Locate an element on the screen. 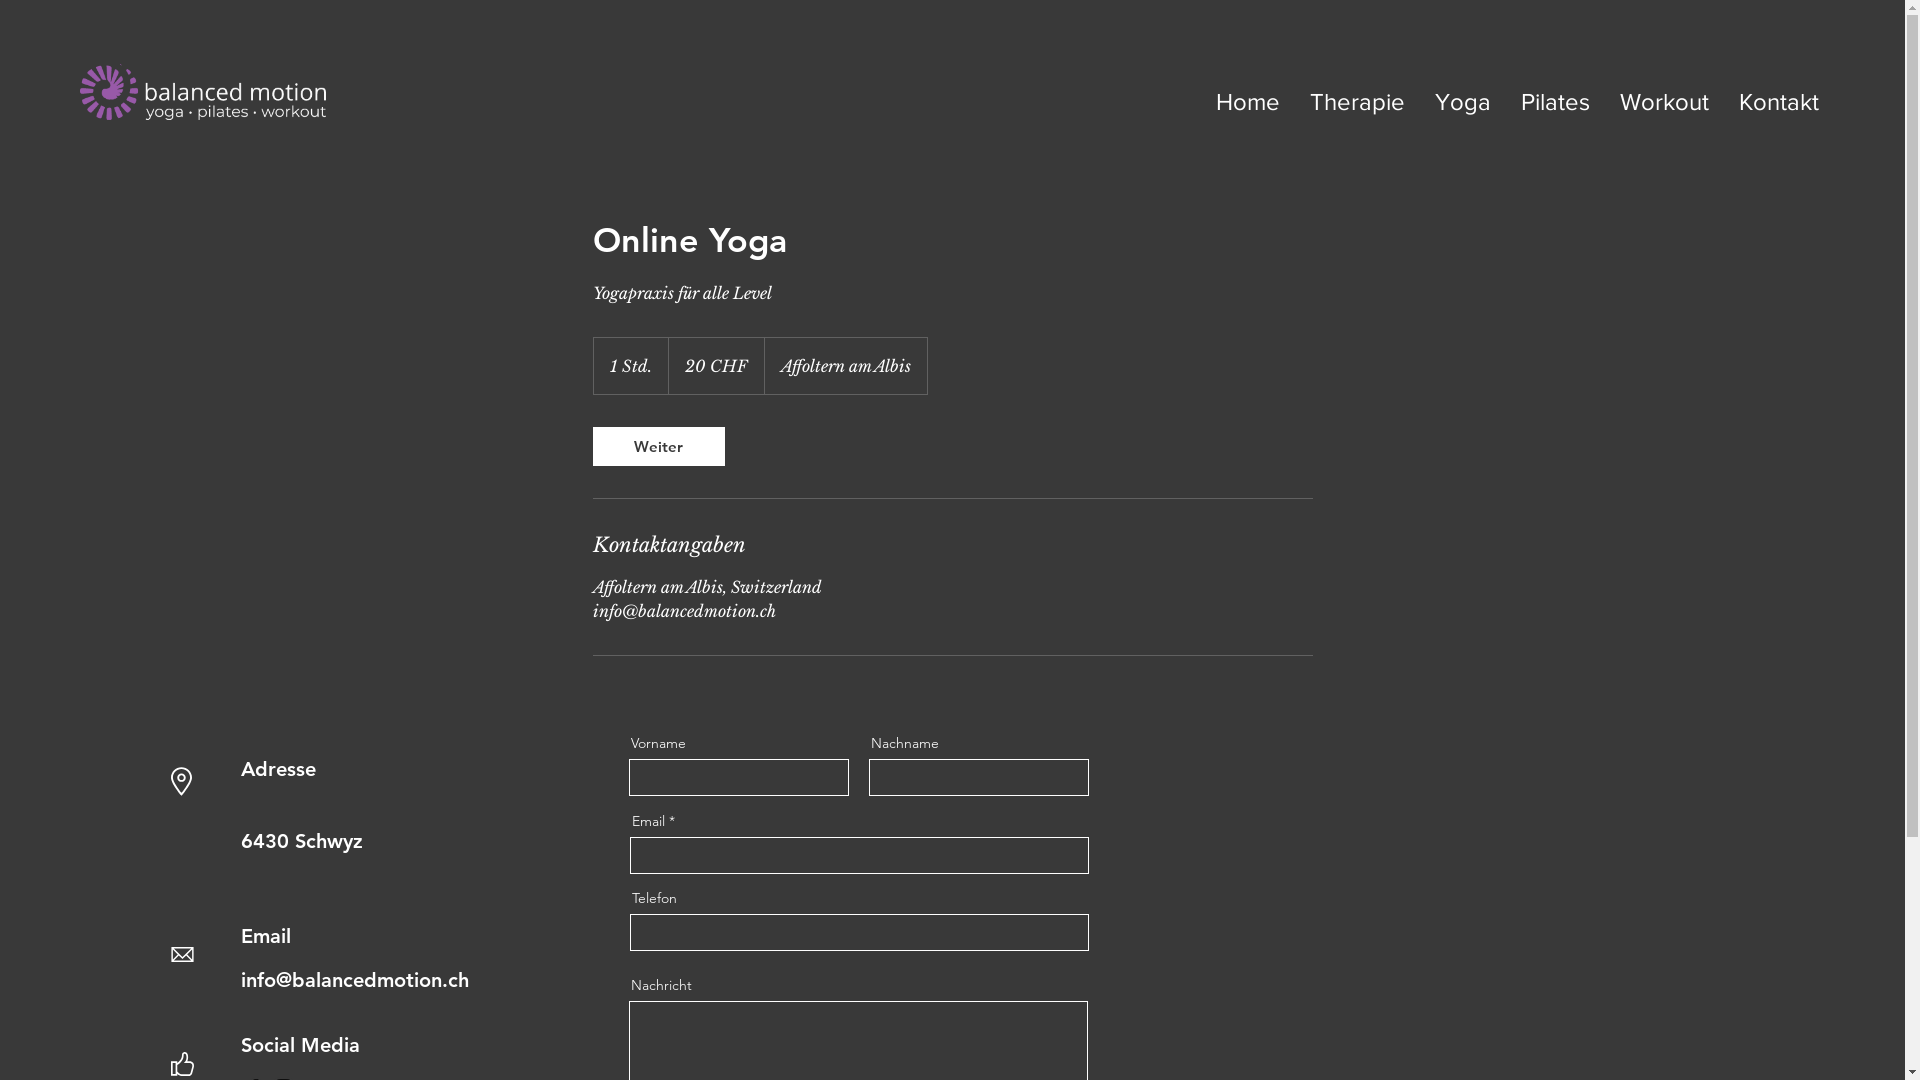 Image resolution: width=1920 pixels, height=1080 pixels. 'Homepage' is located at coordinates (202, 92).